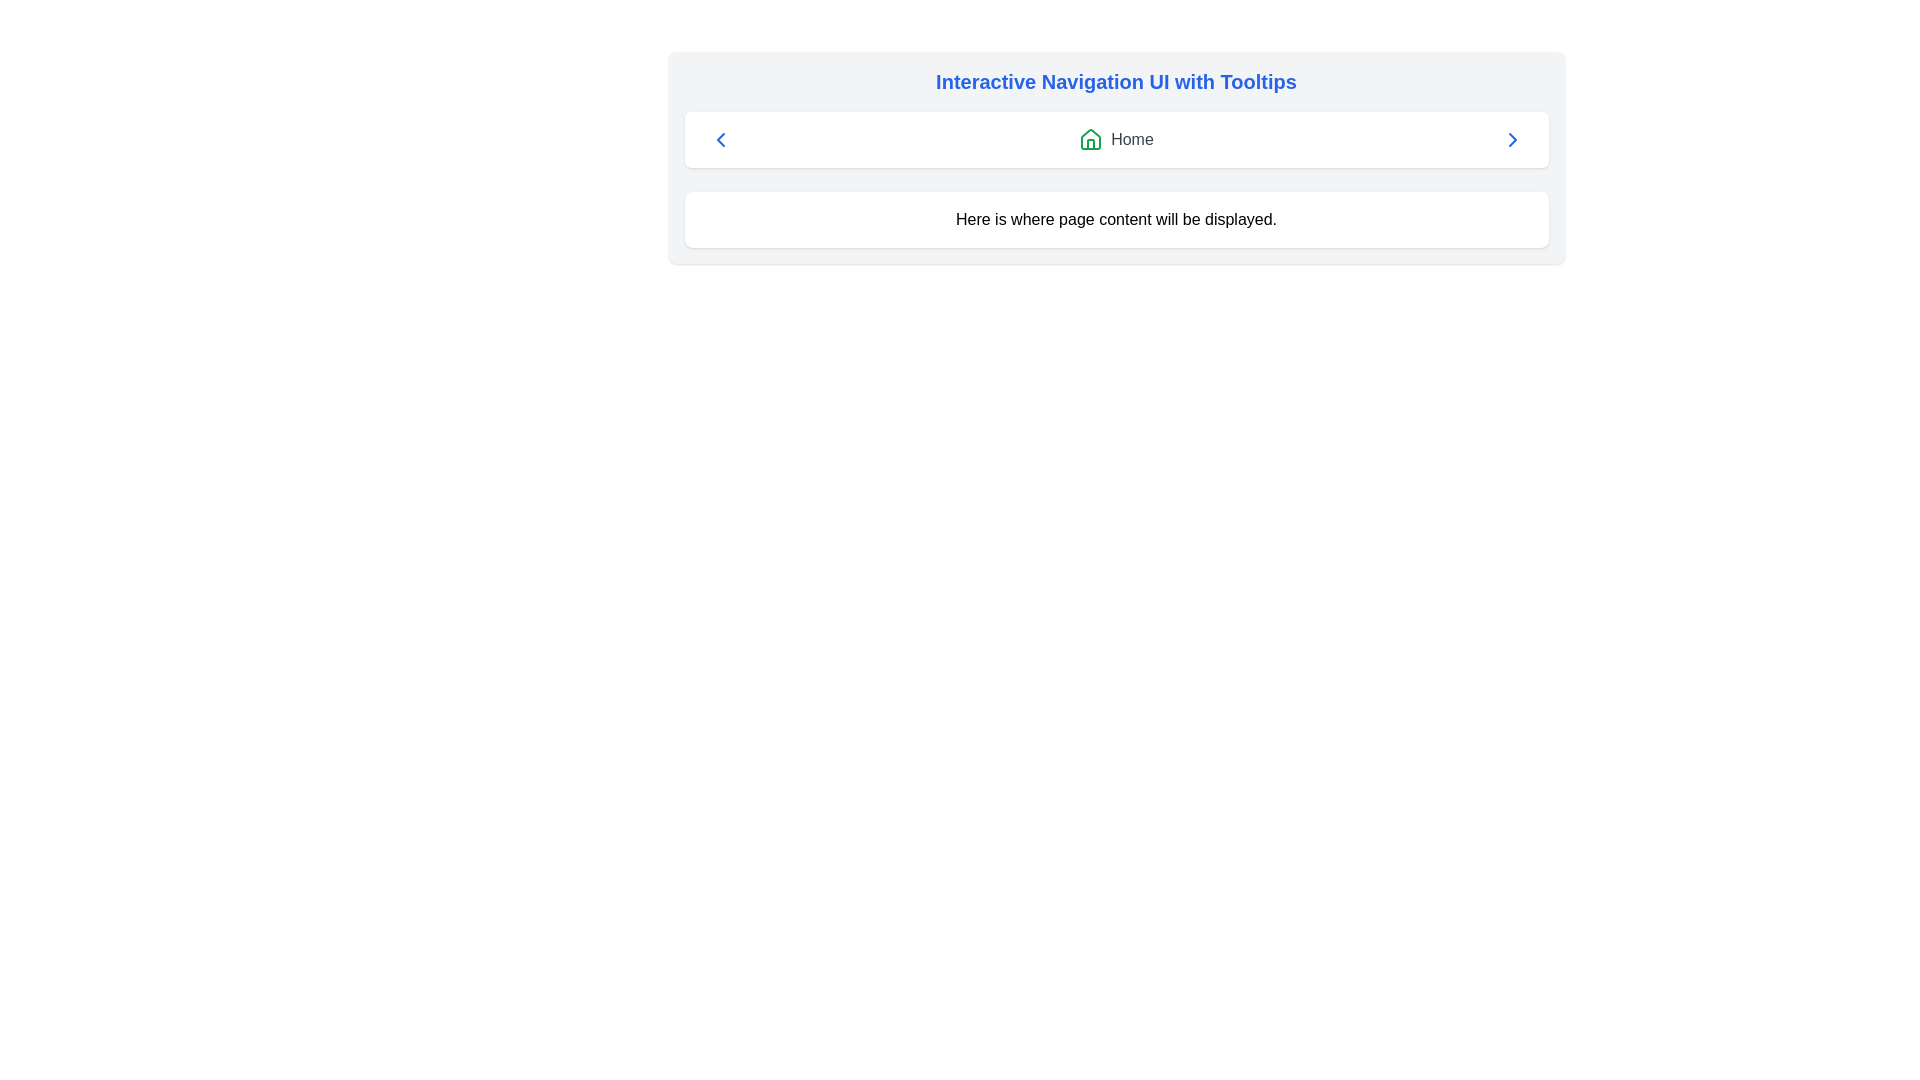 Image resolution: width=1920 pixels, height=1080 pixels. What do you see at coordinates (720, 138) in the screenshot?
I see `the blue left arrow icon button in the navigation bar` at bounding box center [720, 138].